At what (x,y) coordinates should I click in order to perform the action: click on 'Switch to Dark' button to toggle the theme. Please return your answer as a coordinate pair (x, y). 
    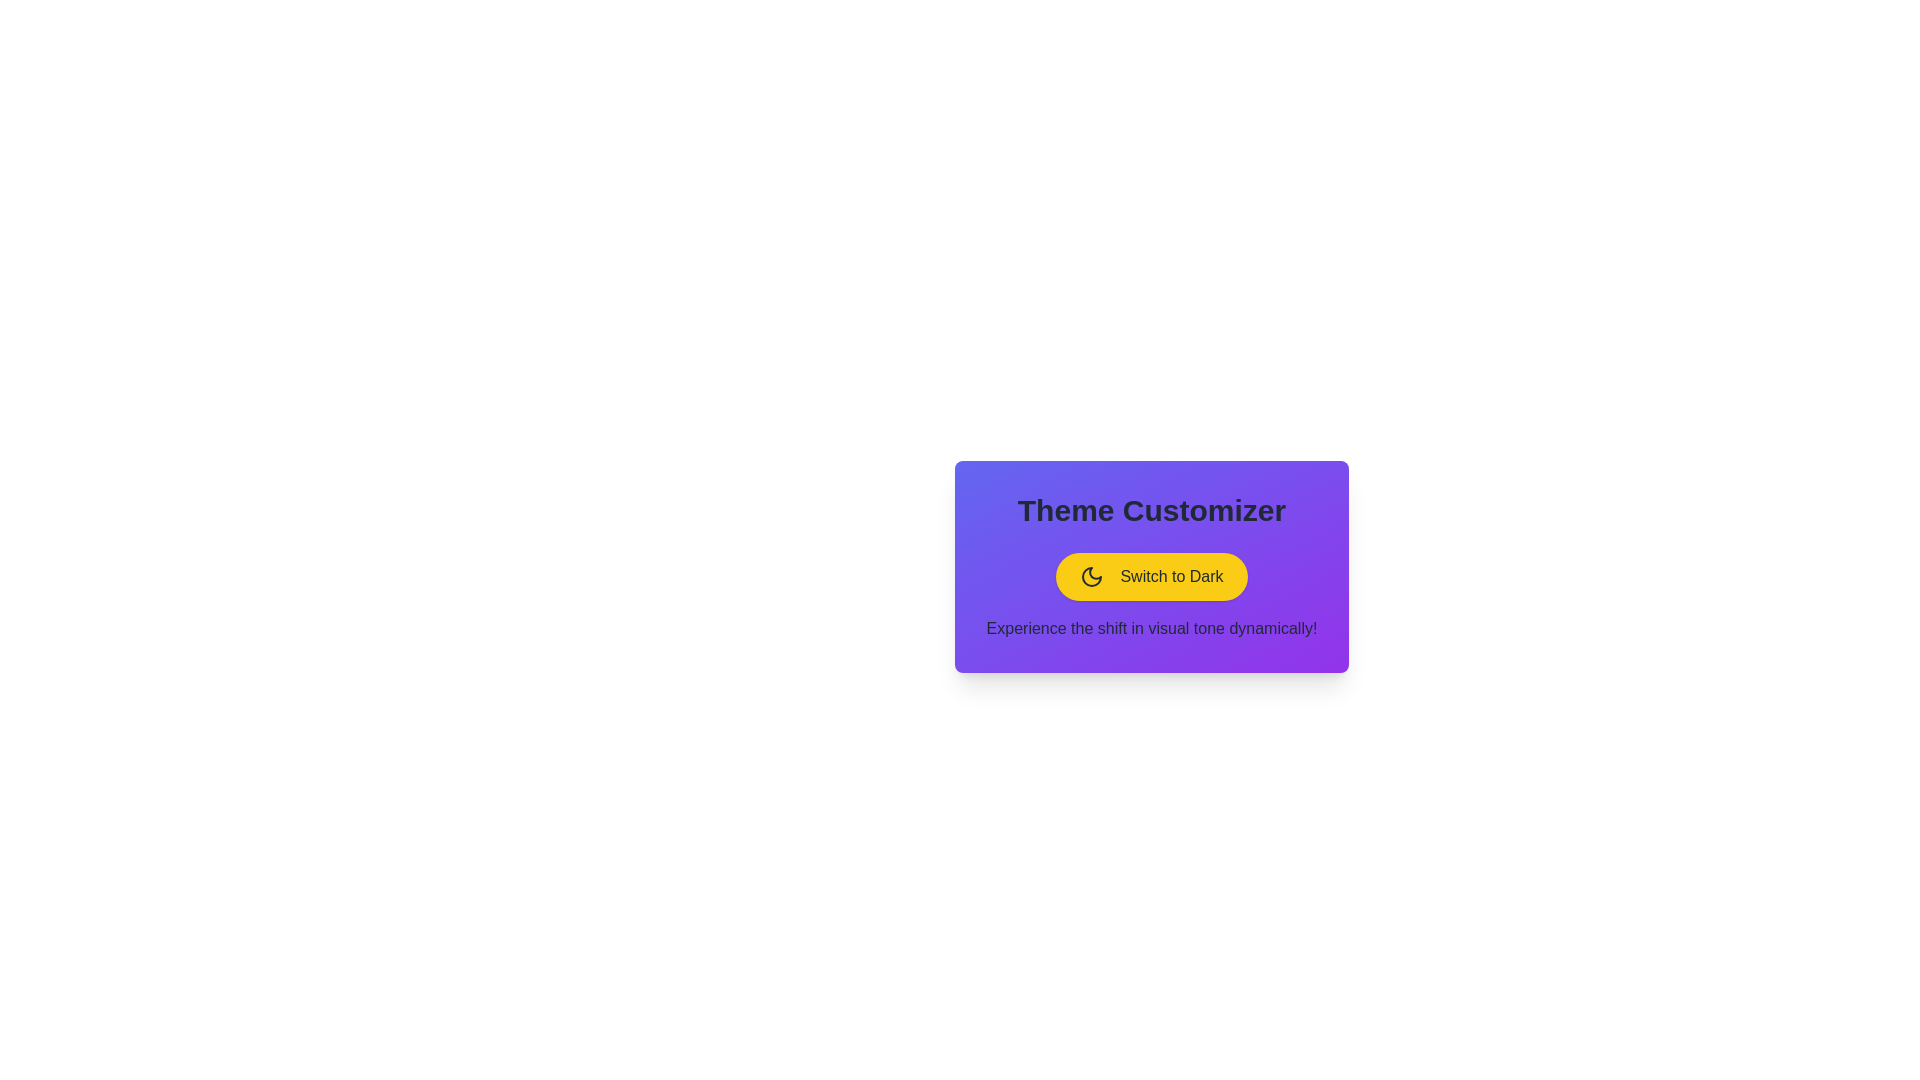
    Looking at the image, I should click on (1152, 577).